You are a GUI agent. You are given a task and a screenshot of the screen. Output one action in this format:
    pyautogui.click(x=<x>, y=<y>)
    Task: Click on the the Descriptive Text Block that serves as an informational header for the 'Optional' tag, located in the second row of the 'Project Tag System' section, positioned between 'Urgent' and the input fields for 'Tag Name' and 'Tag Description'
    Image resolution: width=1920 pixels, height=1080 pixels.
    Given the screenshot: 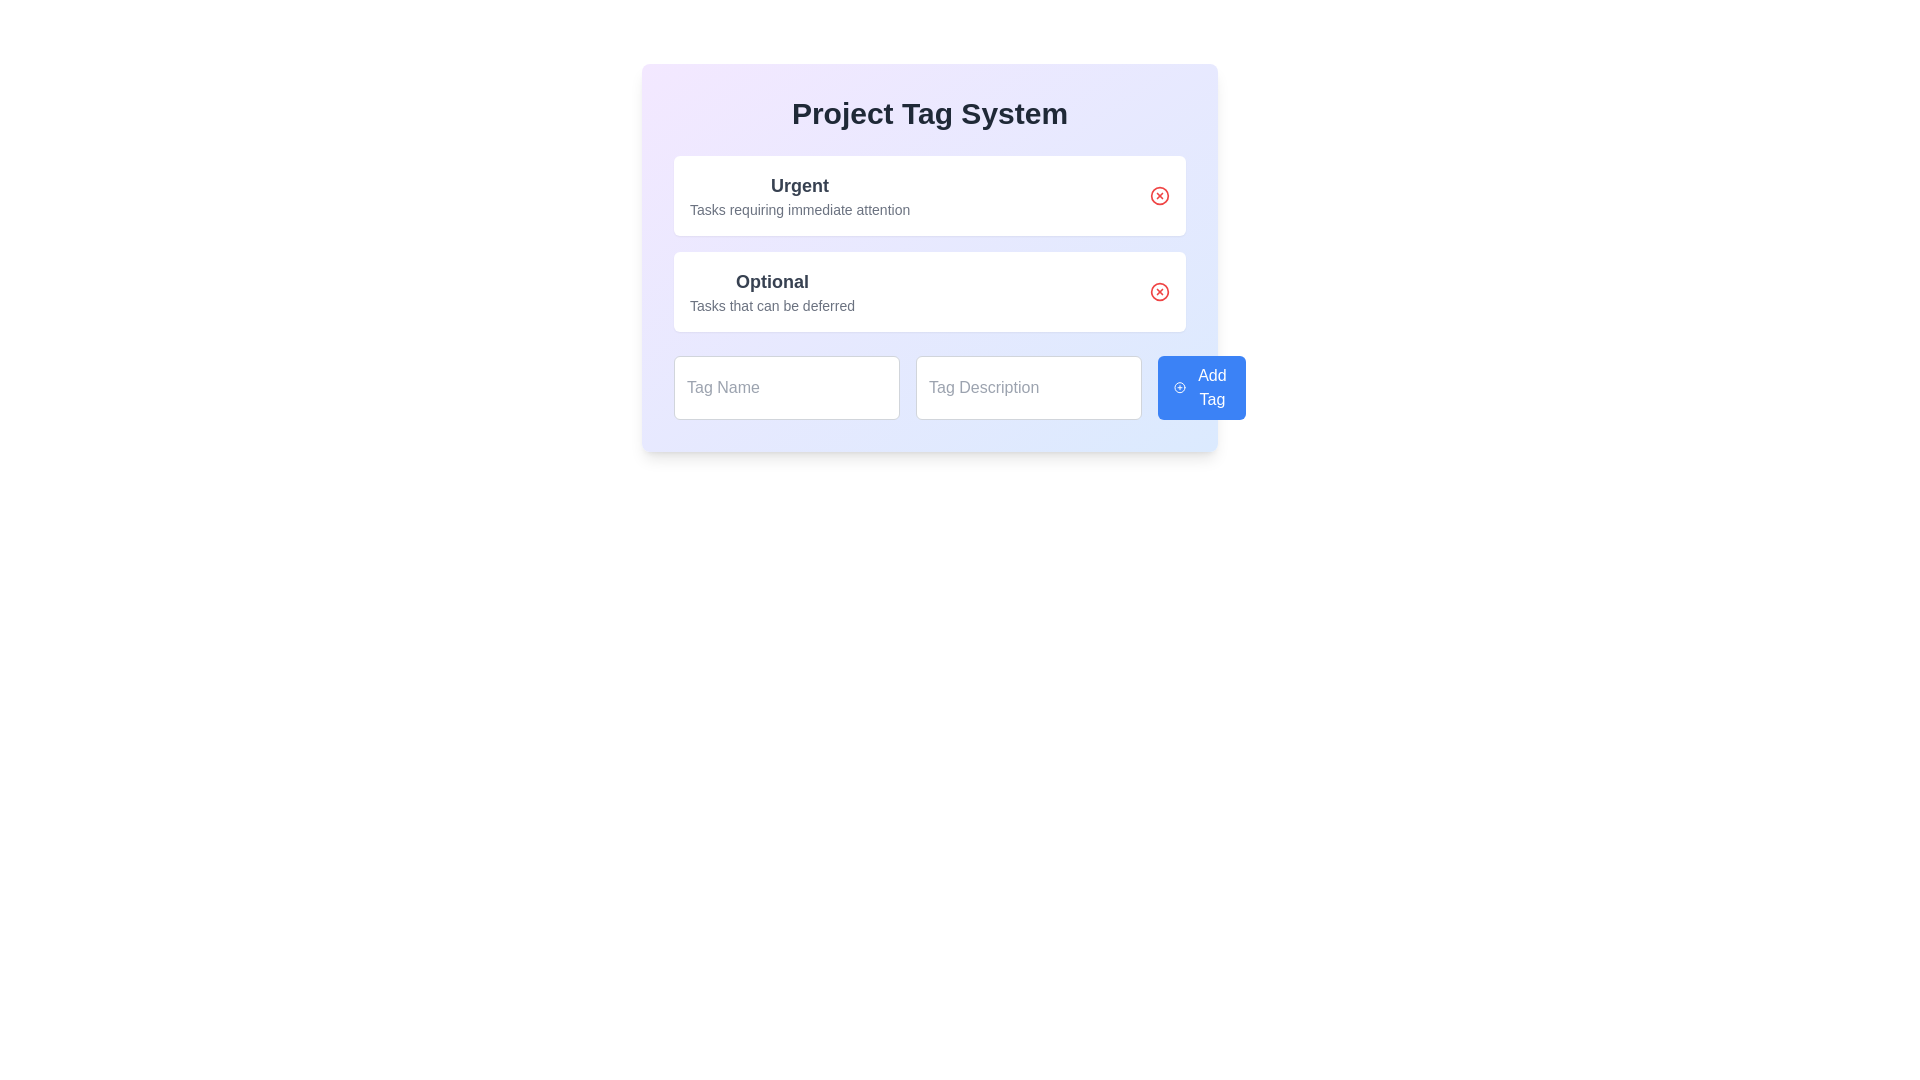 What is the action you would take?
    pyautogui.click(x=771, y=292)
    